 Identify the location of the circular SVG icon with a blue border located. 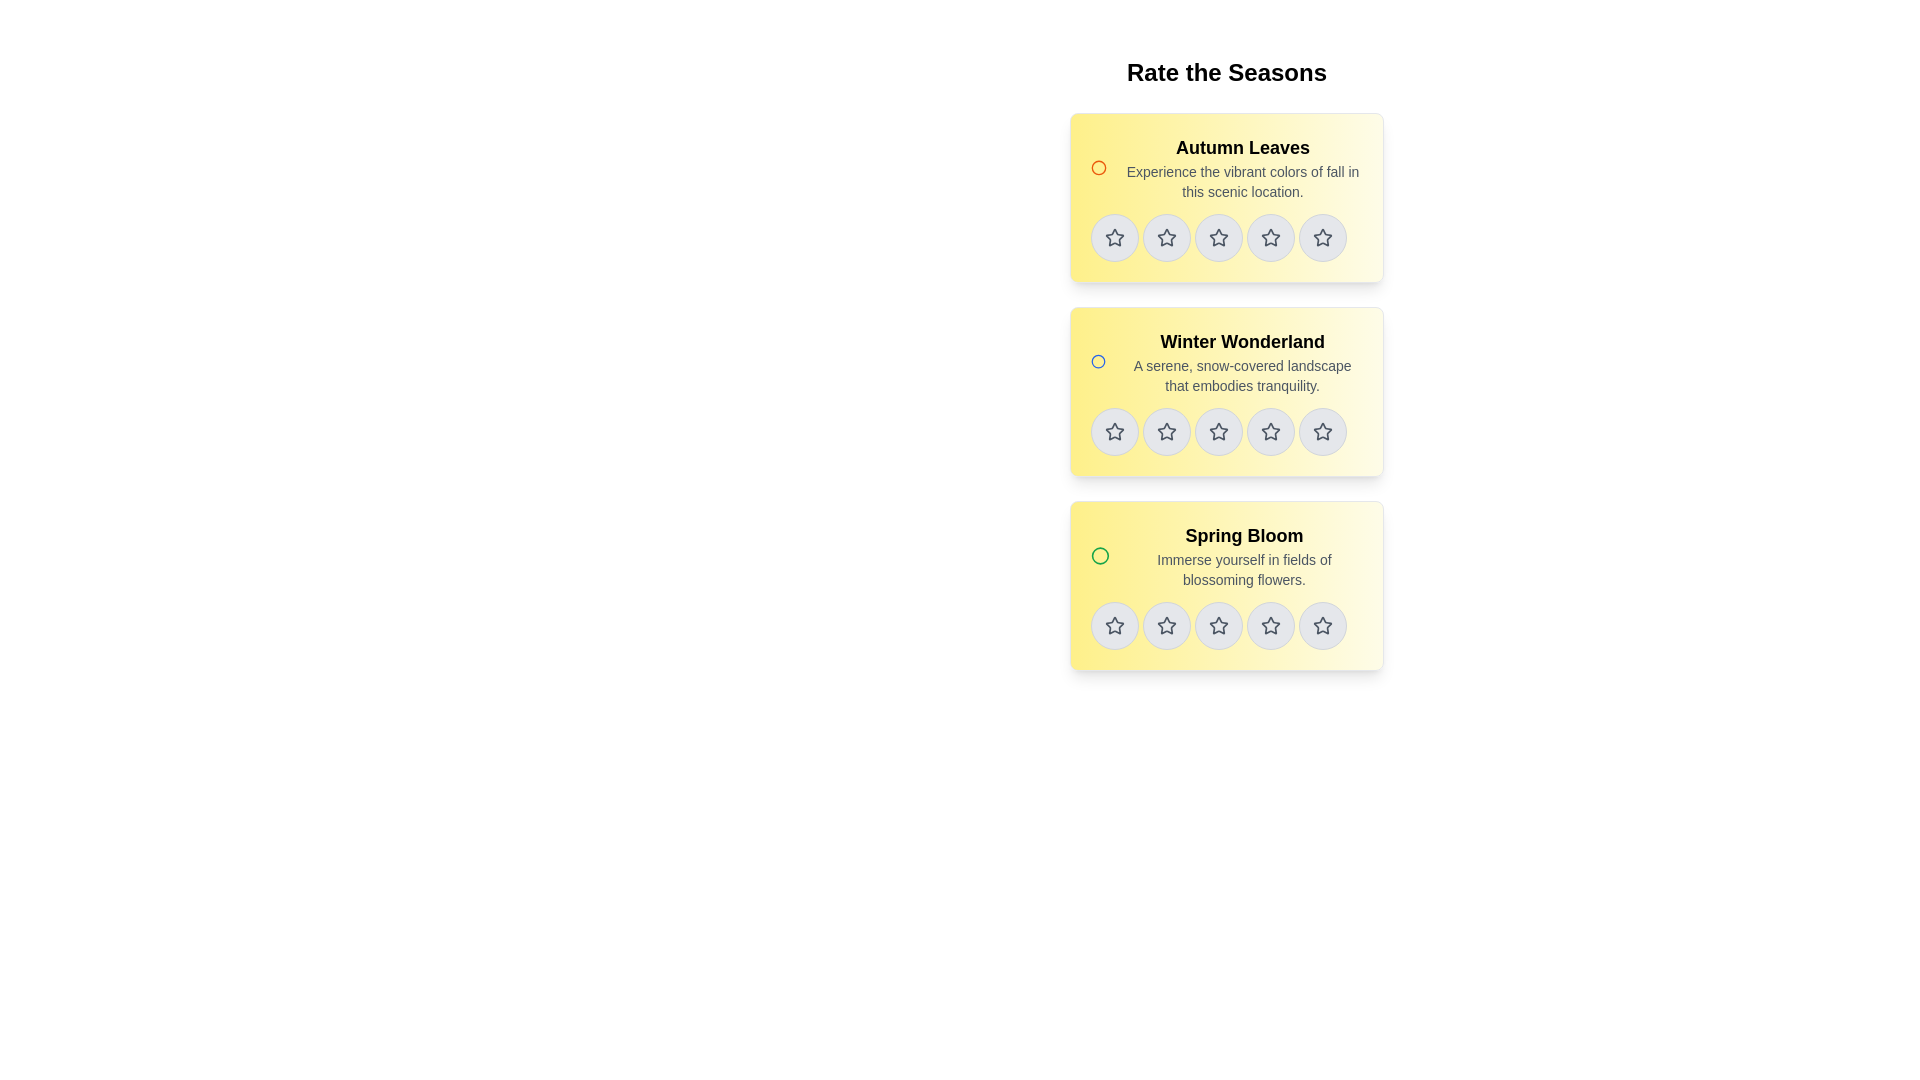
(1097, 362).